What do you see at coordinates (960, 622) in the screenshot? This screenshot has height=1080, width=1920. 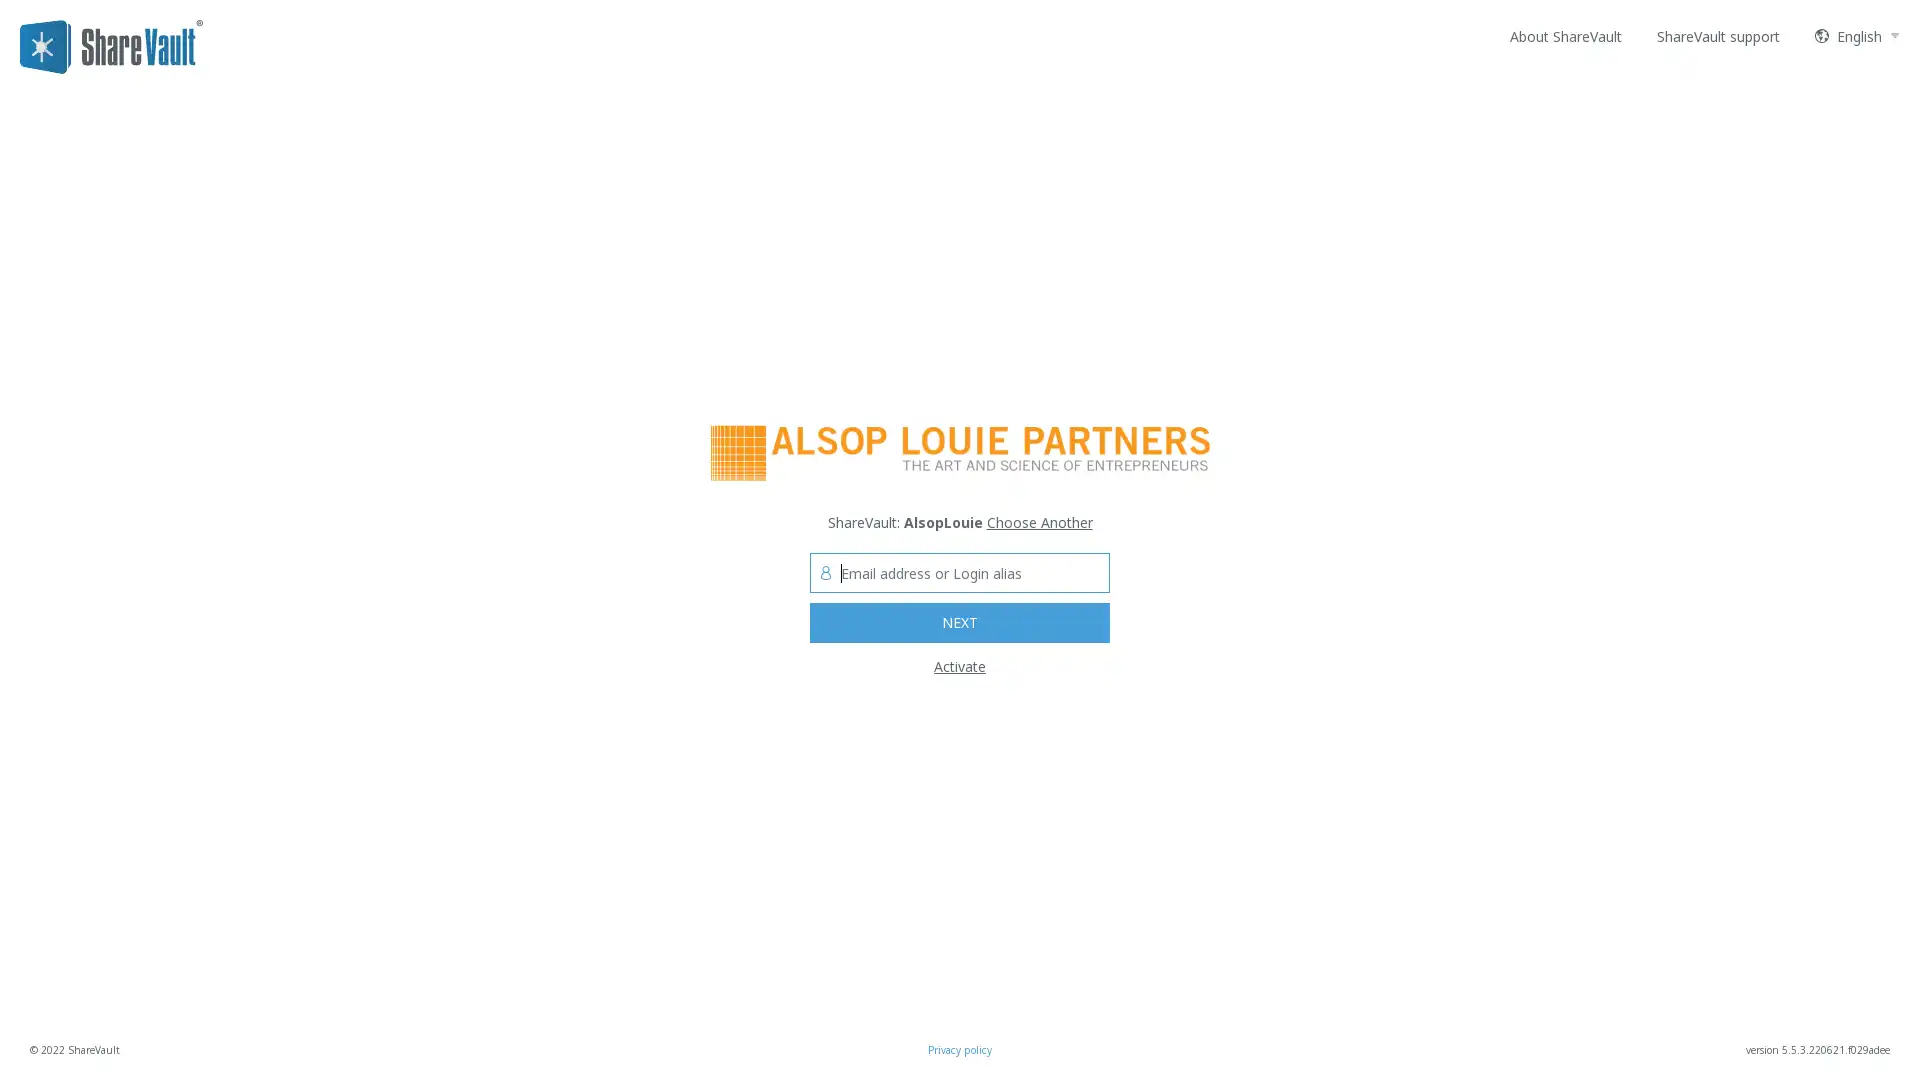 I see `NEXT` at bounding box center [960, 622].